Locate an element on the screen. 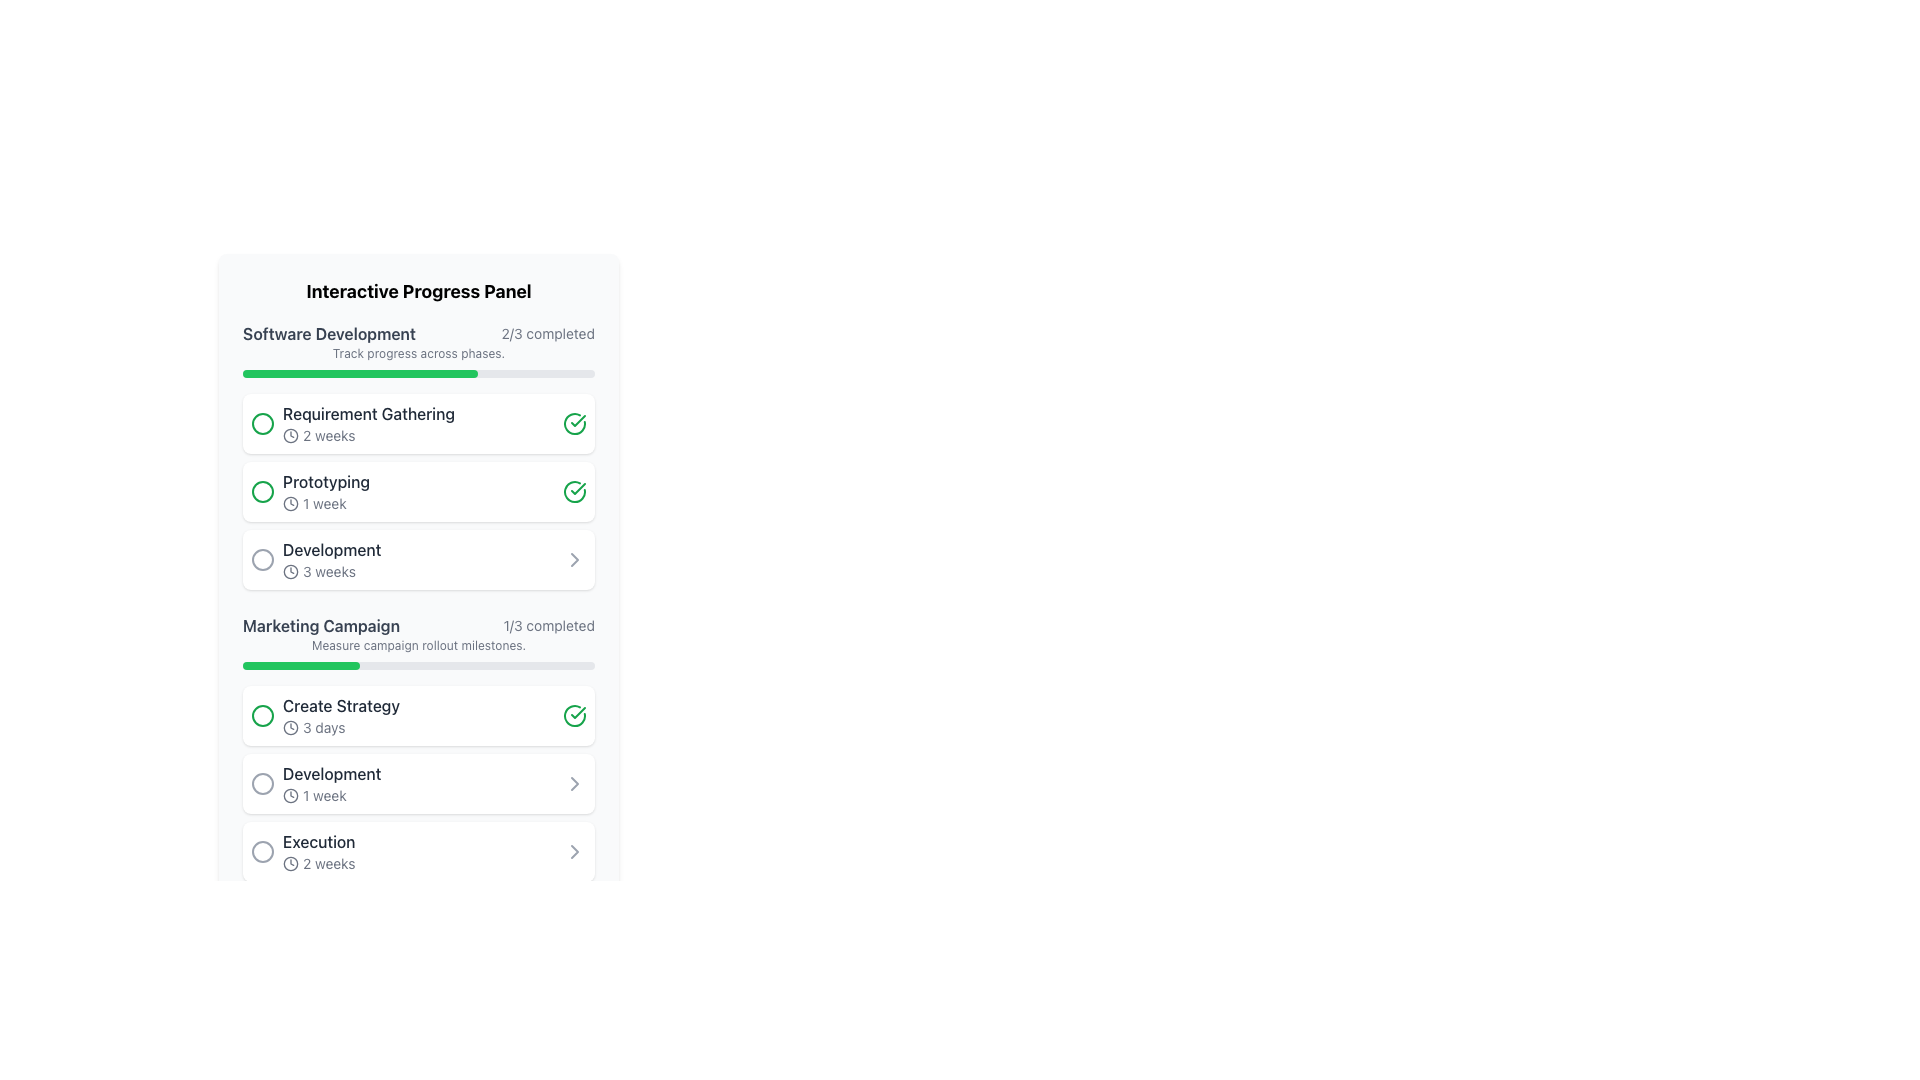  the circular checkbox next to the 'Create Strategy' task in the 'Marketing Campaign' group to mark the task as completed is located at coordinates (341, 715).